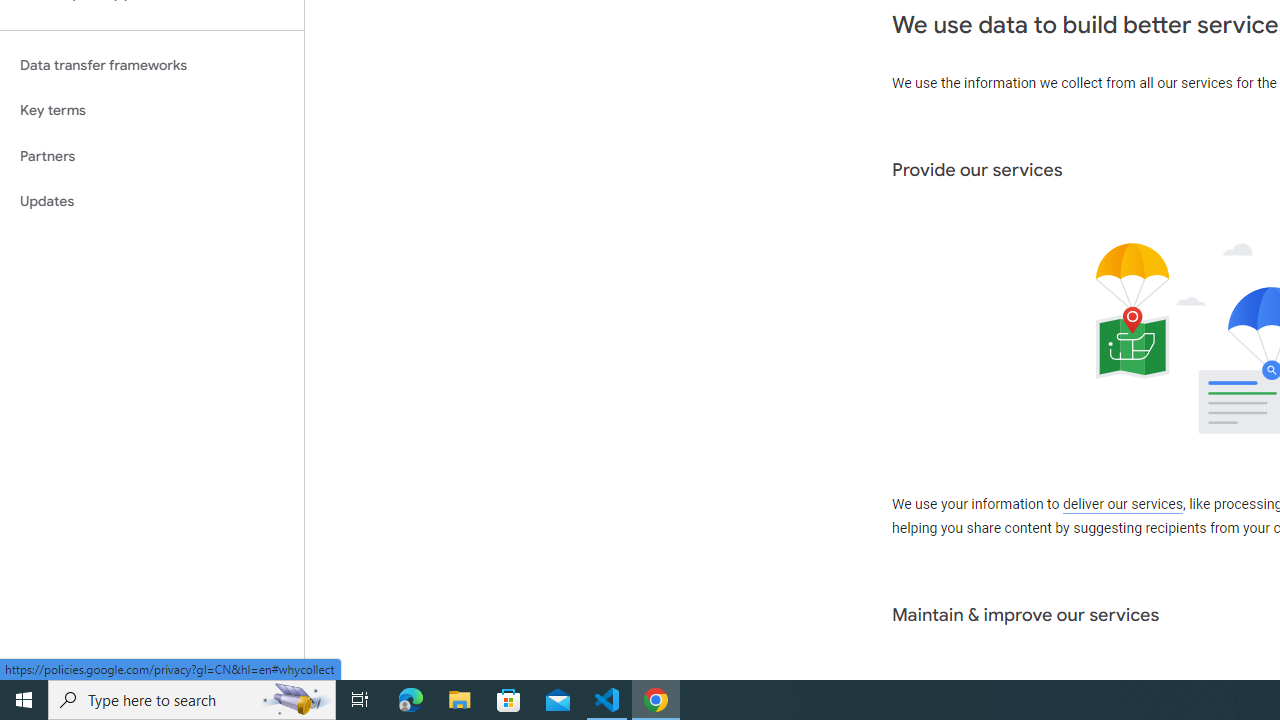  What do you see at coordinates (151, 155) in the screenshot?
I see `'Partners'` at bounding box center [151, 155].